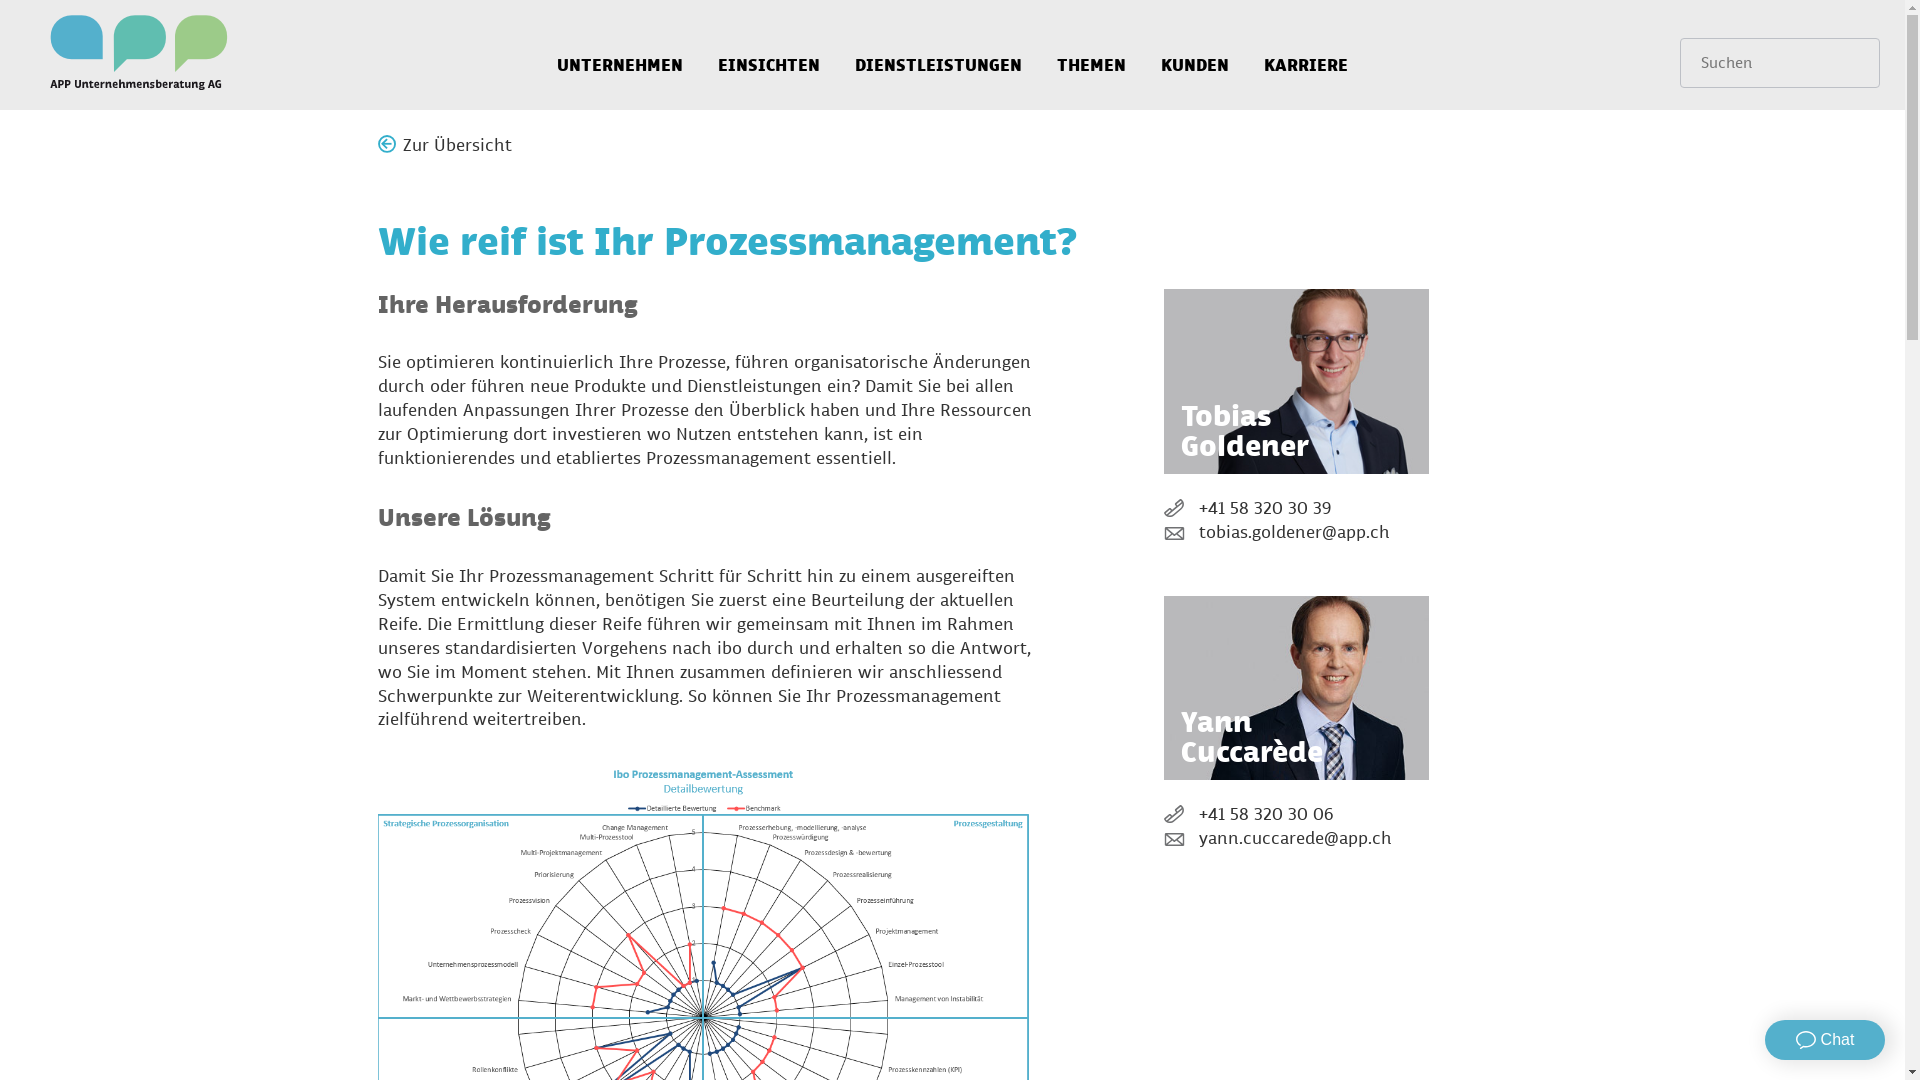 This screenshot has width=1920, height=1080. I want to click on 'UNTERNEHMEN', so click(618, 53).